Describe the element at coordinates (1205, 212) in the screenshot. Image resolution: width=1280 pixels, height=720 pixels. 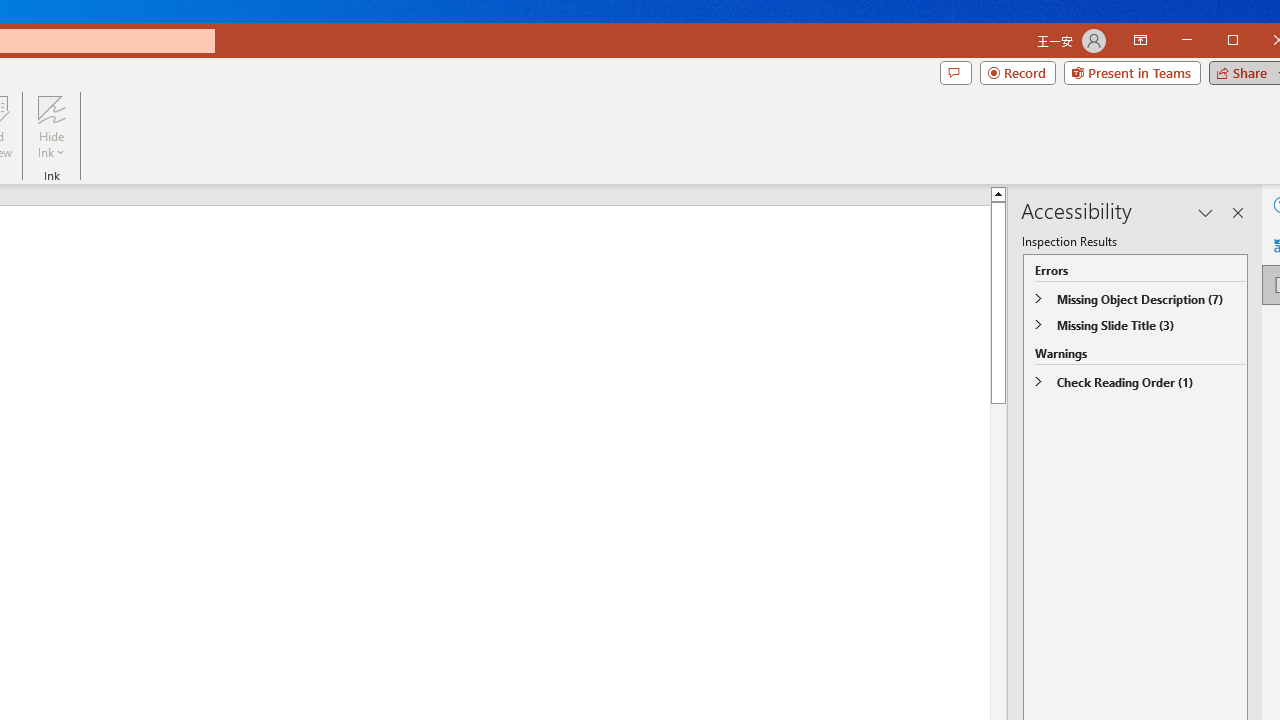
I see `'Task Pane Options'` at that location.